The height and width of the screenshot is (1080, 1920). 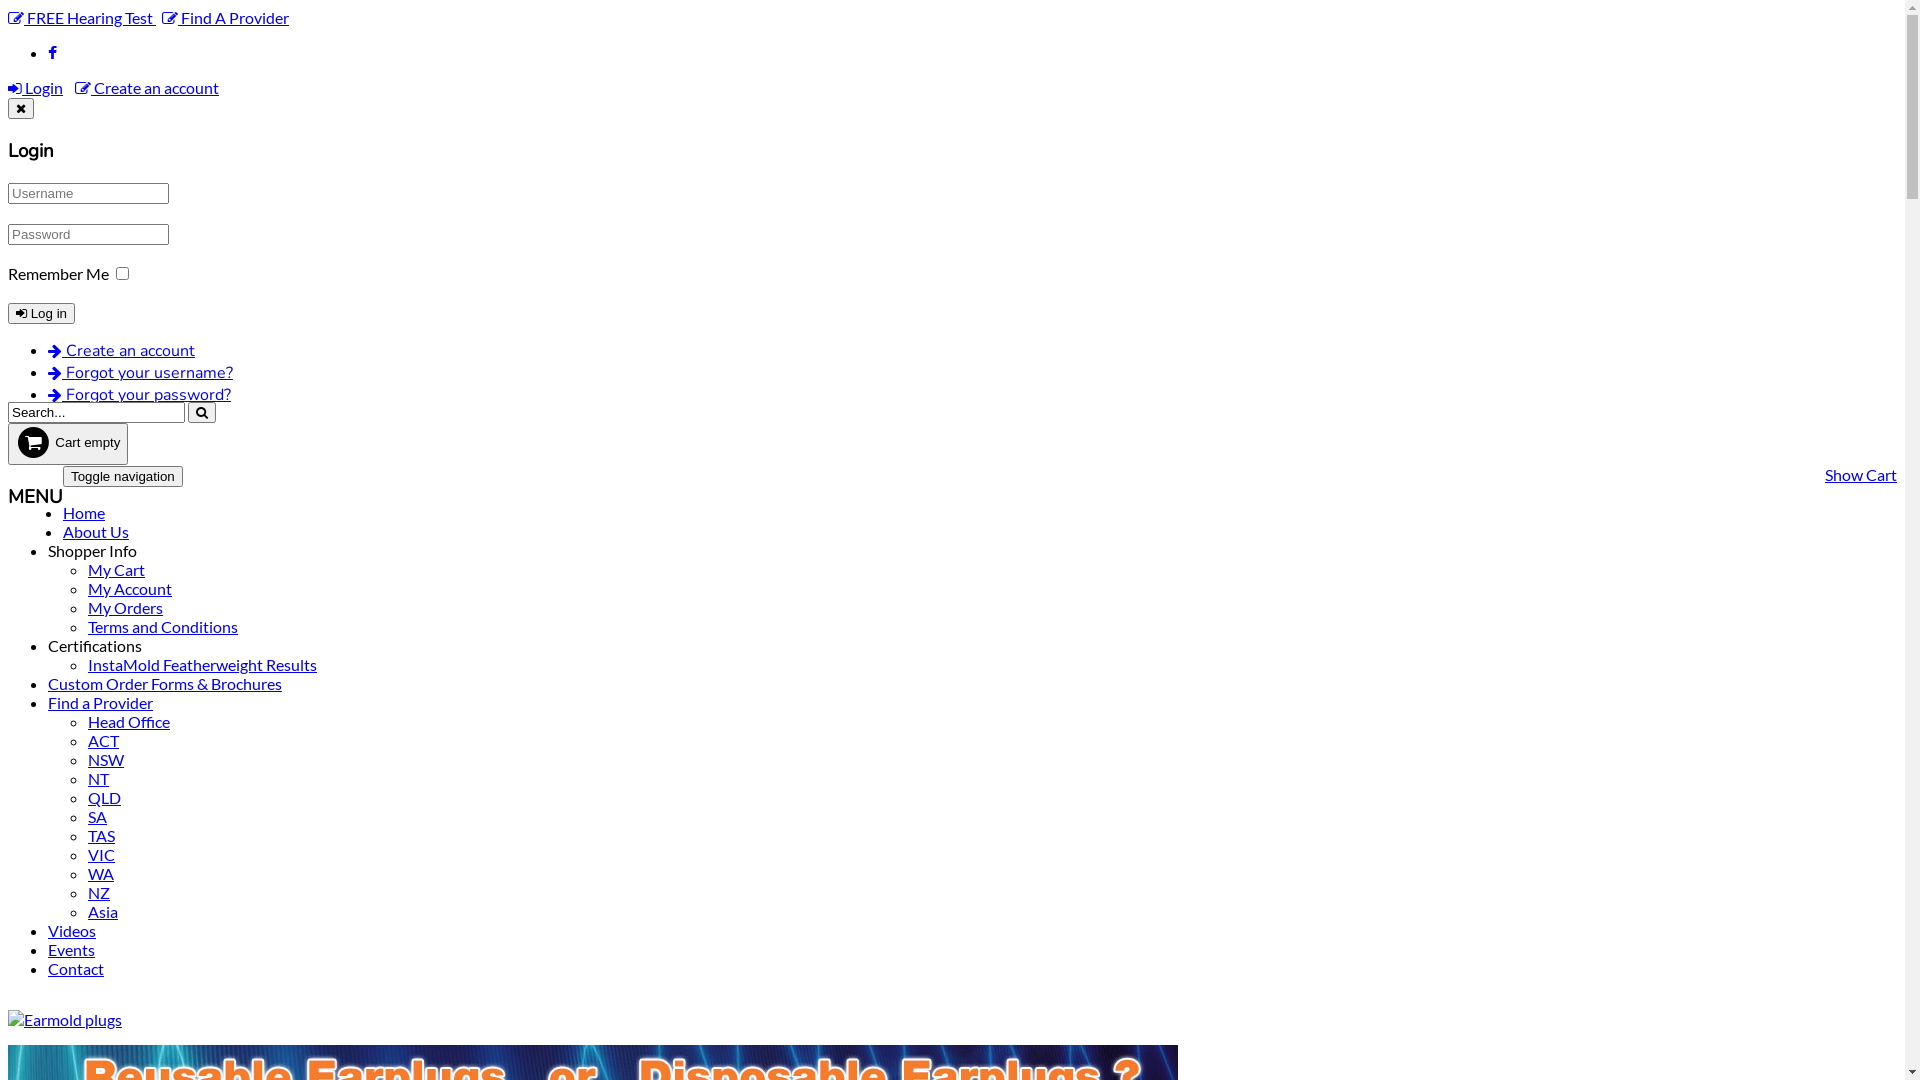 I want to click on 'TAS', so click(x=86, y=835).